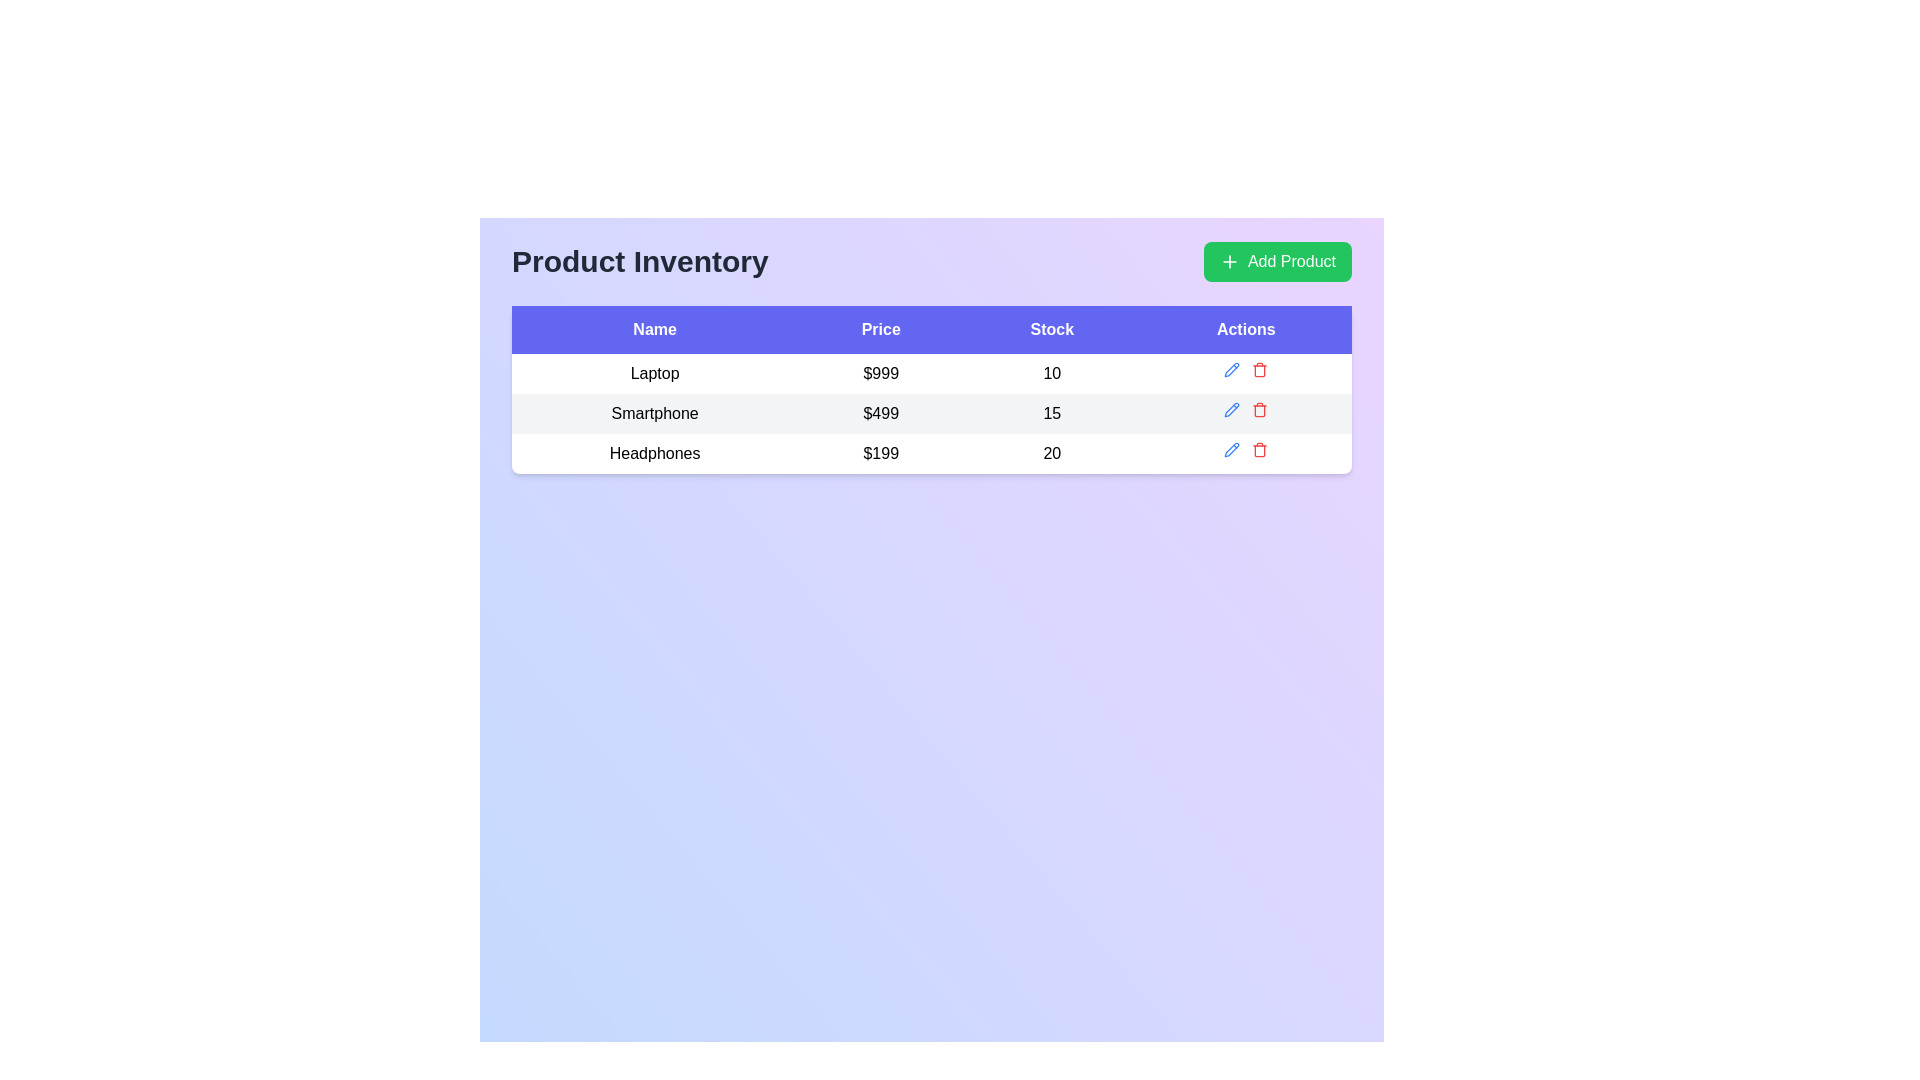  What do you see at coordinates (1259, 408) in the screenshot?
I see `the trash icon in the actions column of the second row in the product inventory table to initiate the delete action` at bounding box center [1259, 408].